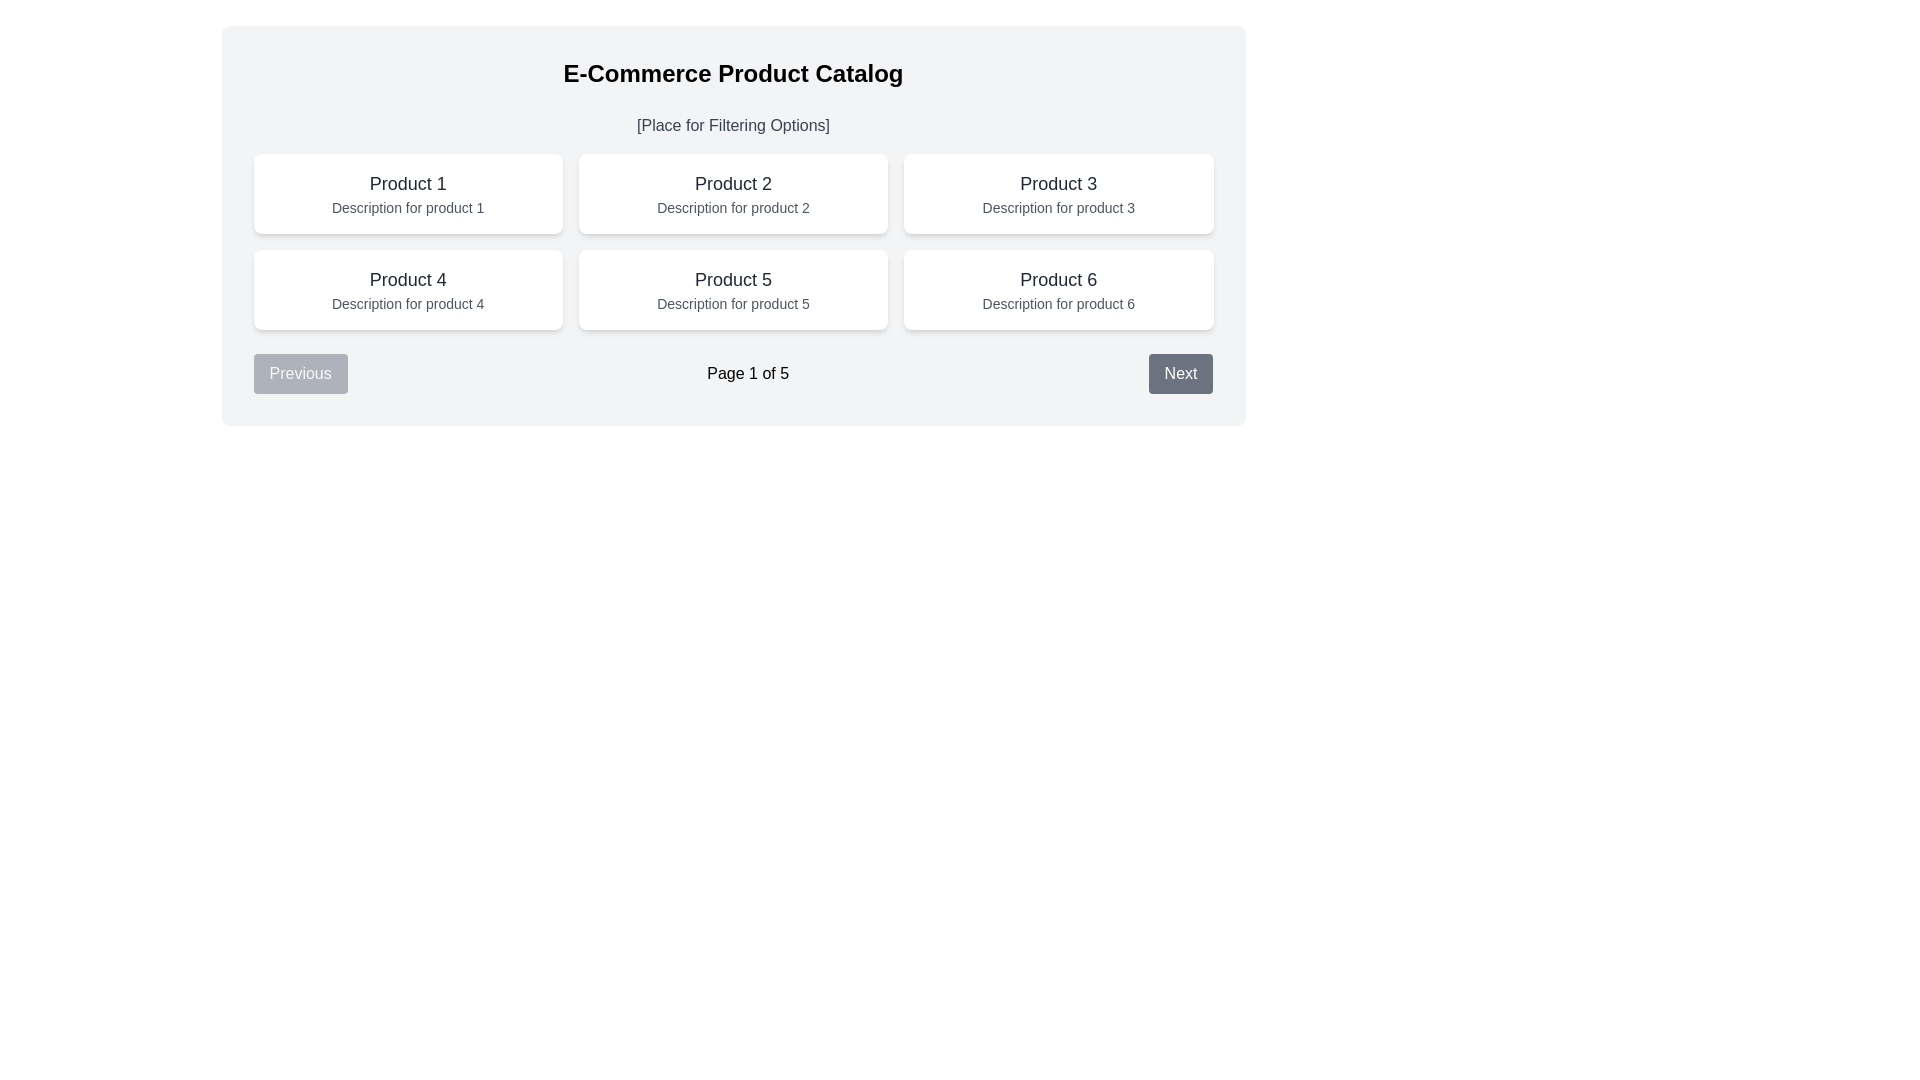  Describe the element at coordinates (407, 304) in the screenshot. I see `the text label containing 'Description for product 4', which is located beneath the 'Product 4' title in the second row of product cards` at that location.